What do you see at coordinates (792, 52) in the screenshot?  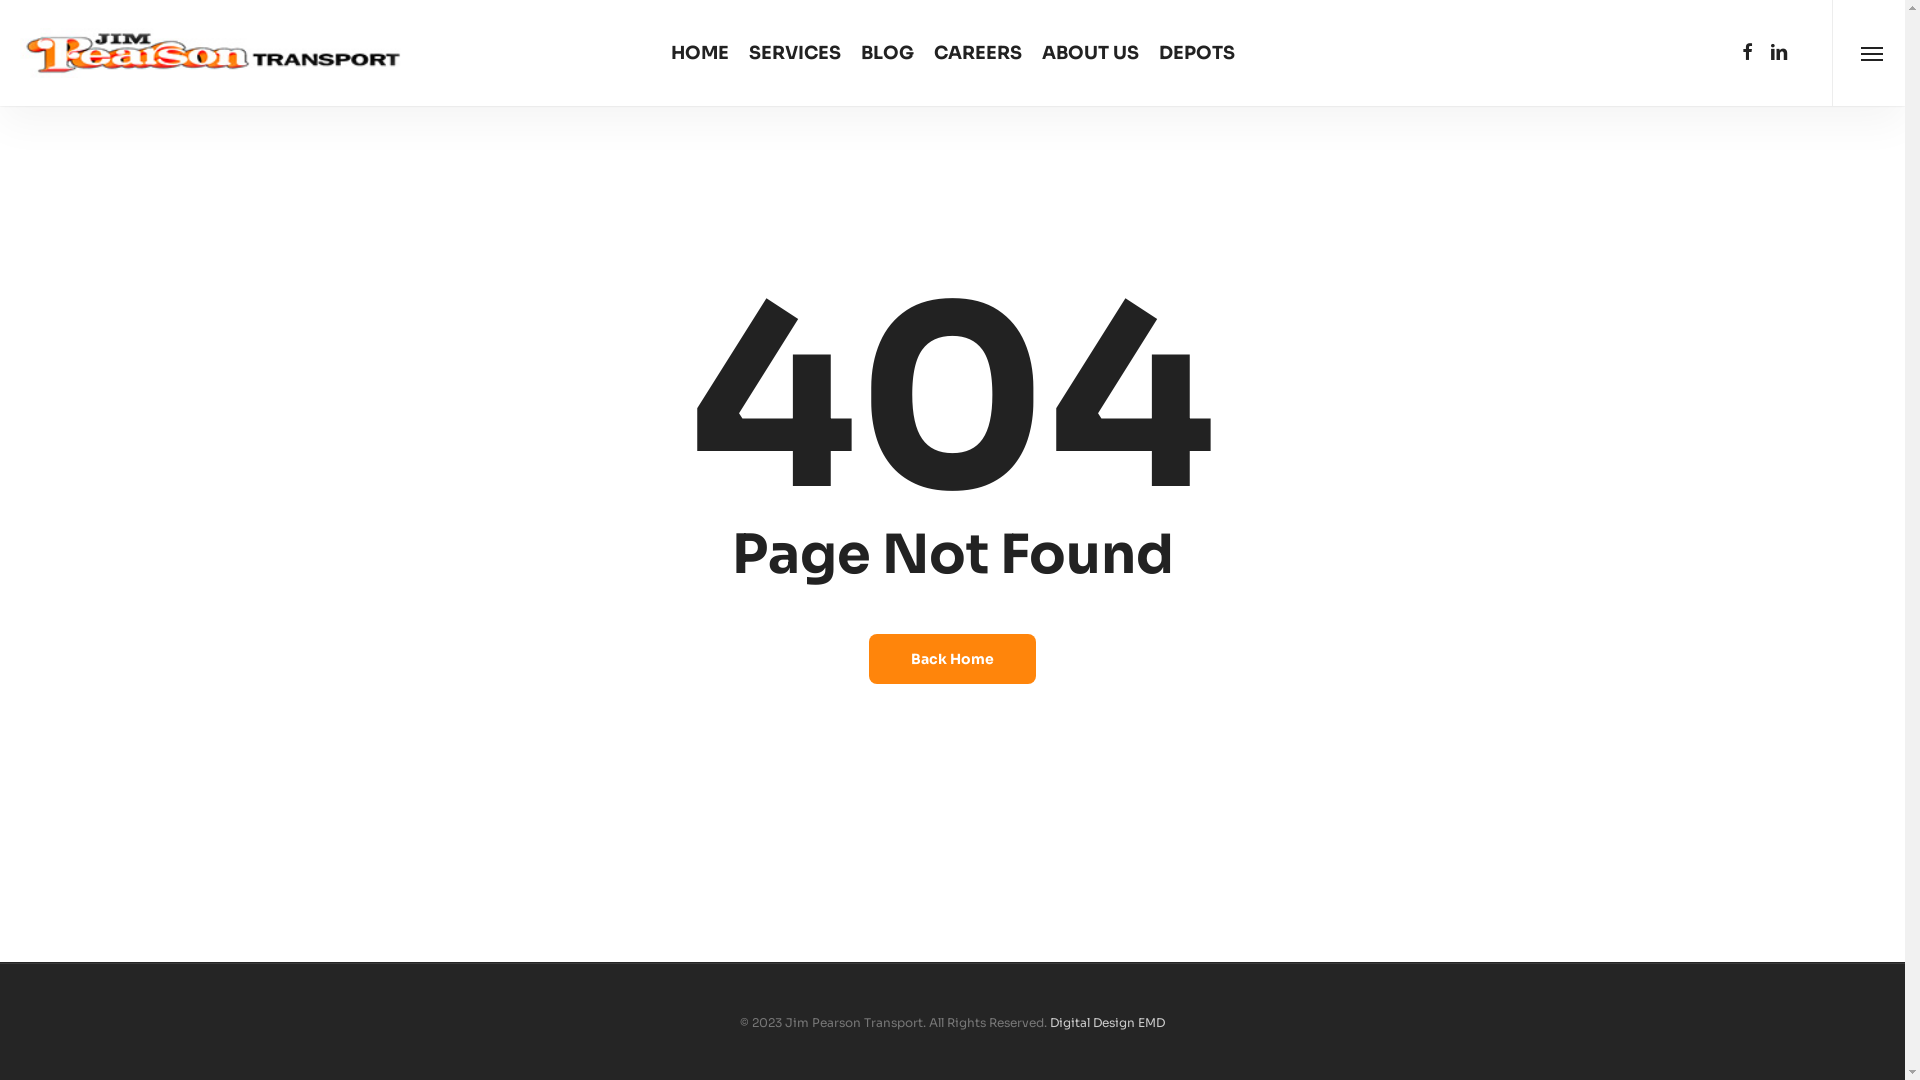 I see `'SERVICES'` at bounding box center [792, 52].